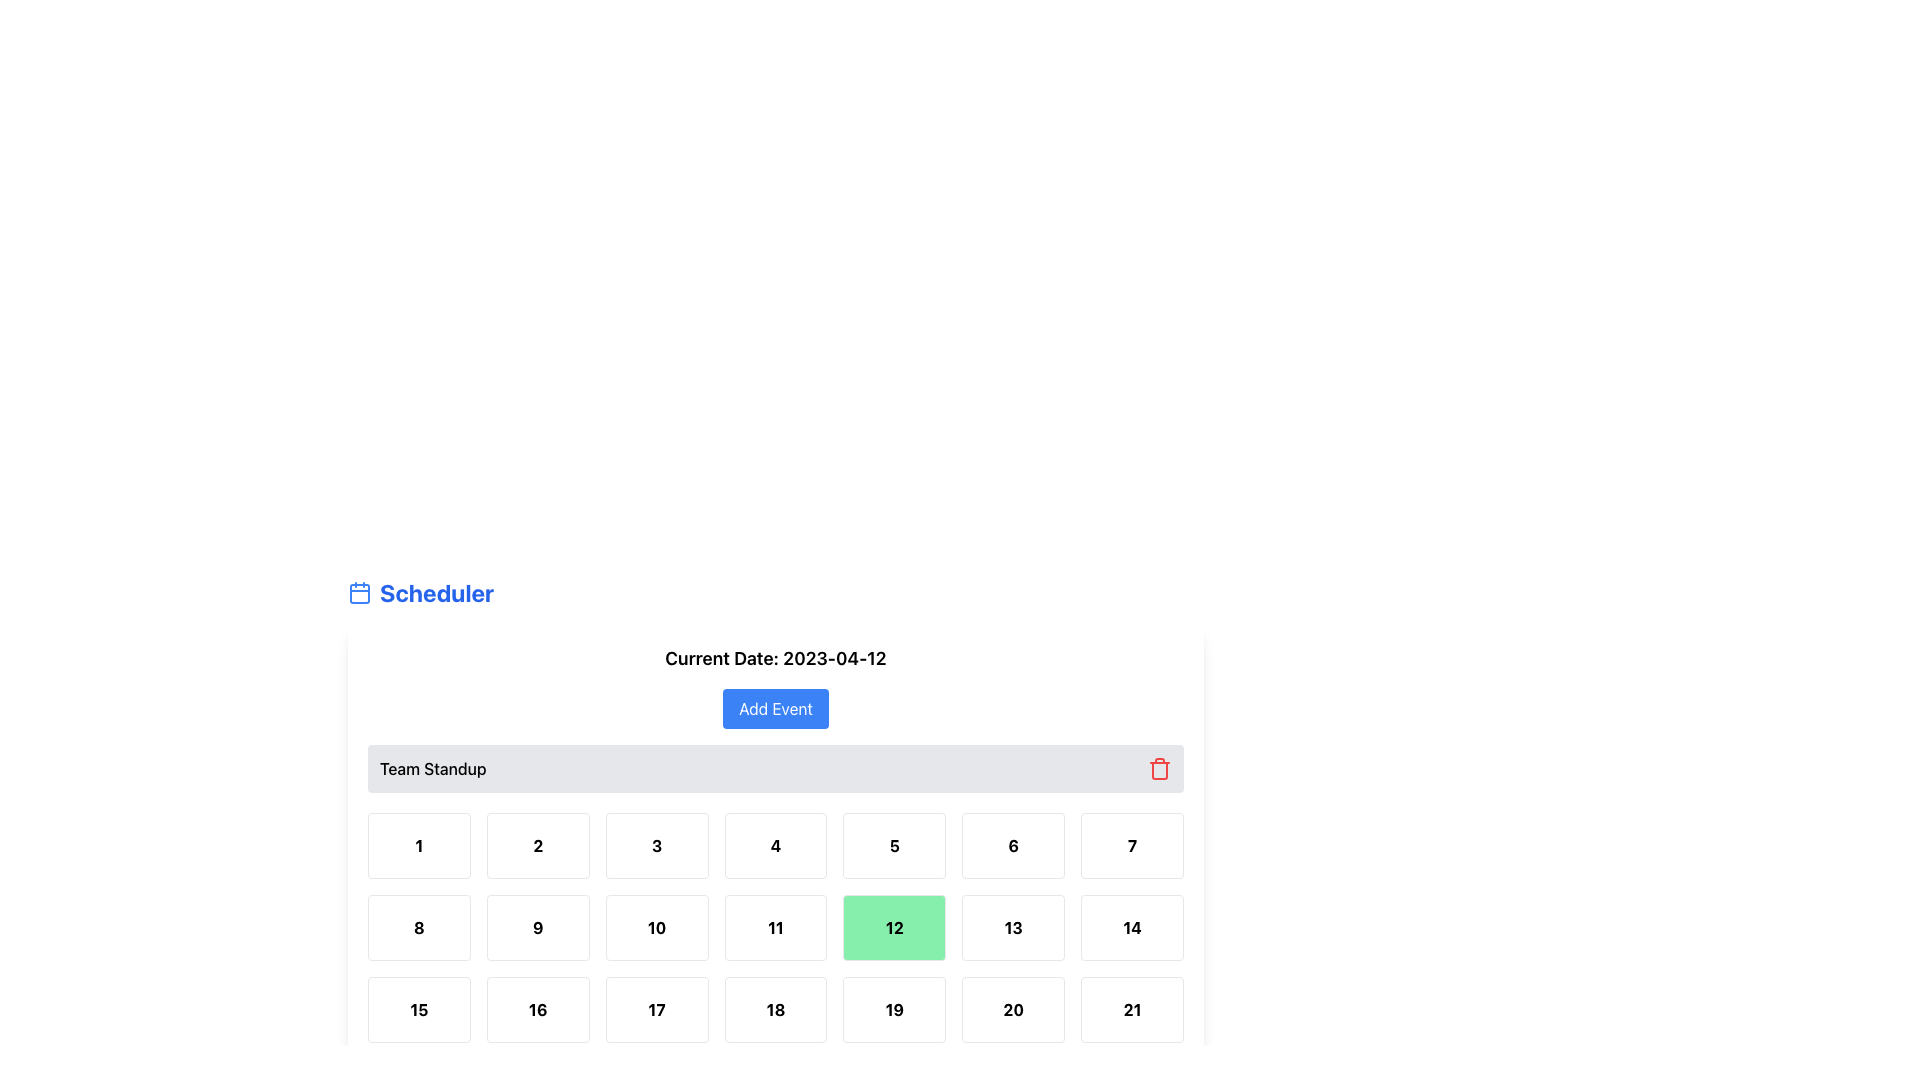 This screenshot has width=1920, height=1080. Describe the element at coordinates (417, 845) in the screenshot. I see `the first grid item below the label 'Team Standup'` at that location.